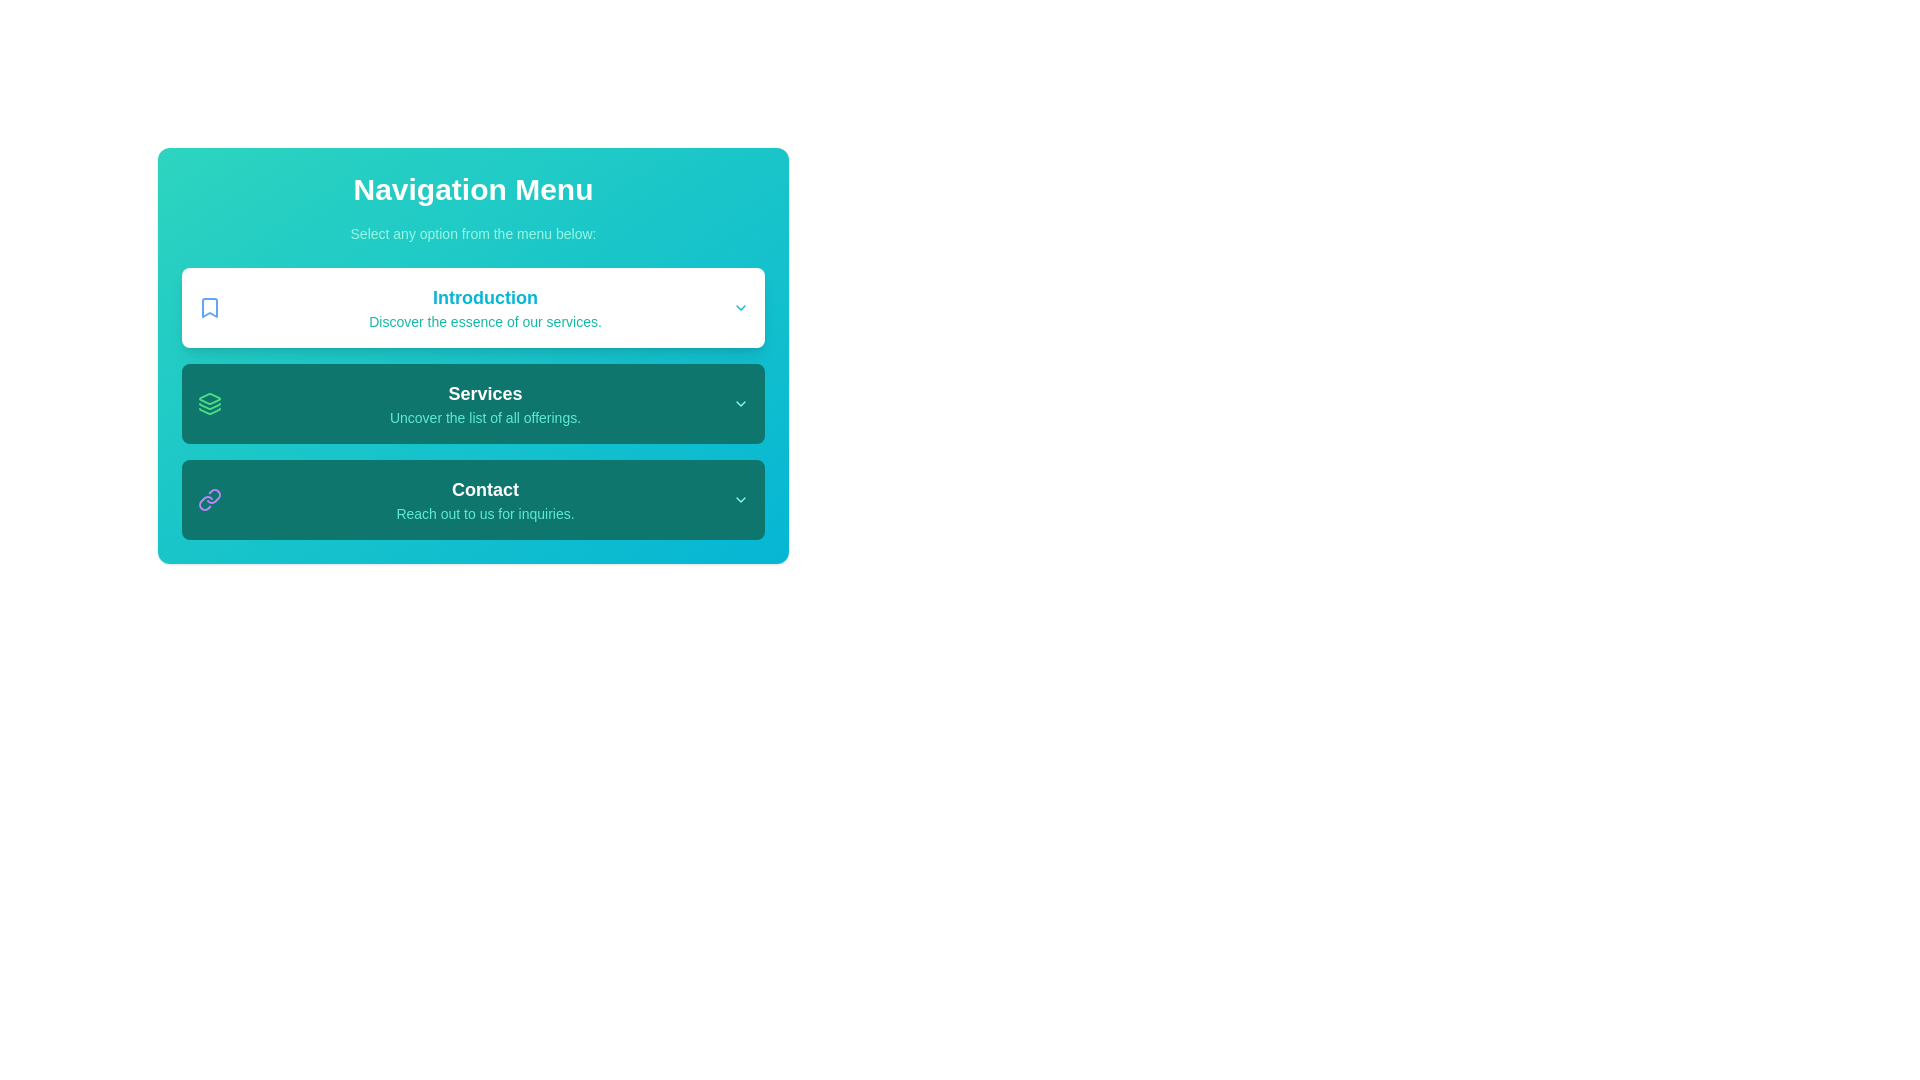 Image resolution: width=1920 pixels, height=1080 pixels. I want to click on the hyperlink that serves as a navigation link to the 'Contact' section located at the bottom of the navigation menu, so click(485, 489).